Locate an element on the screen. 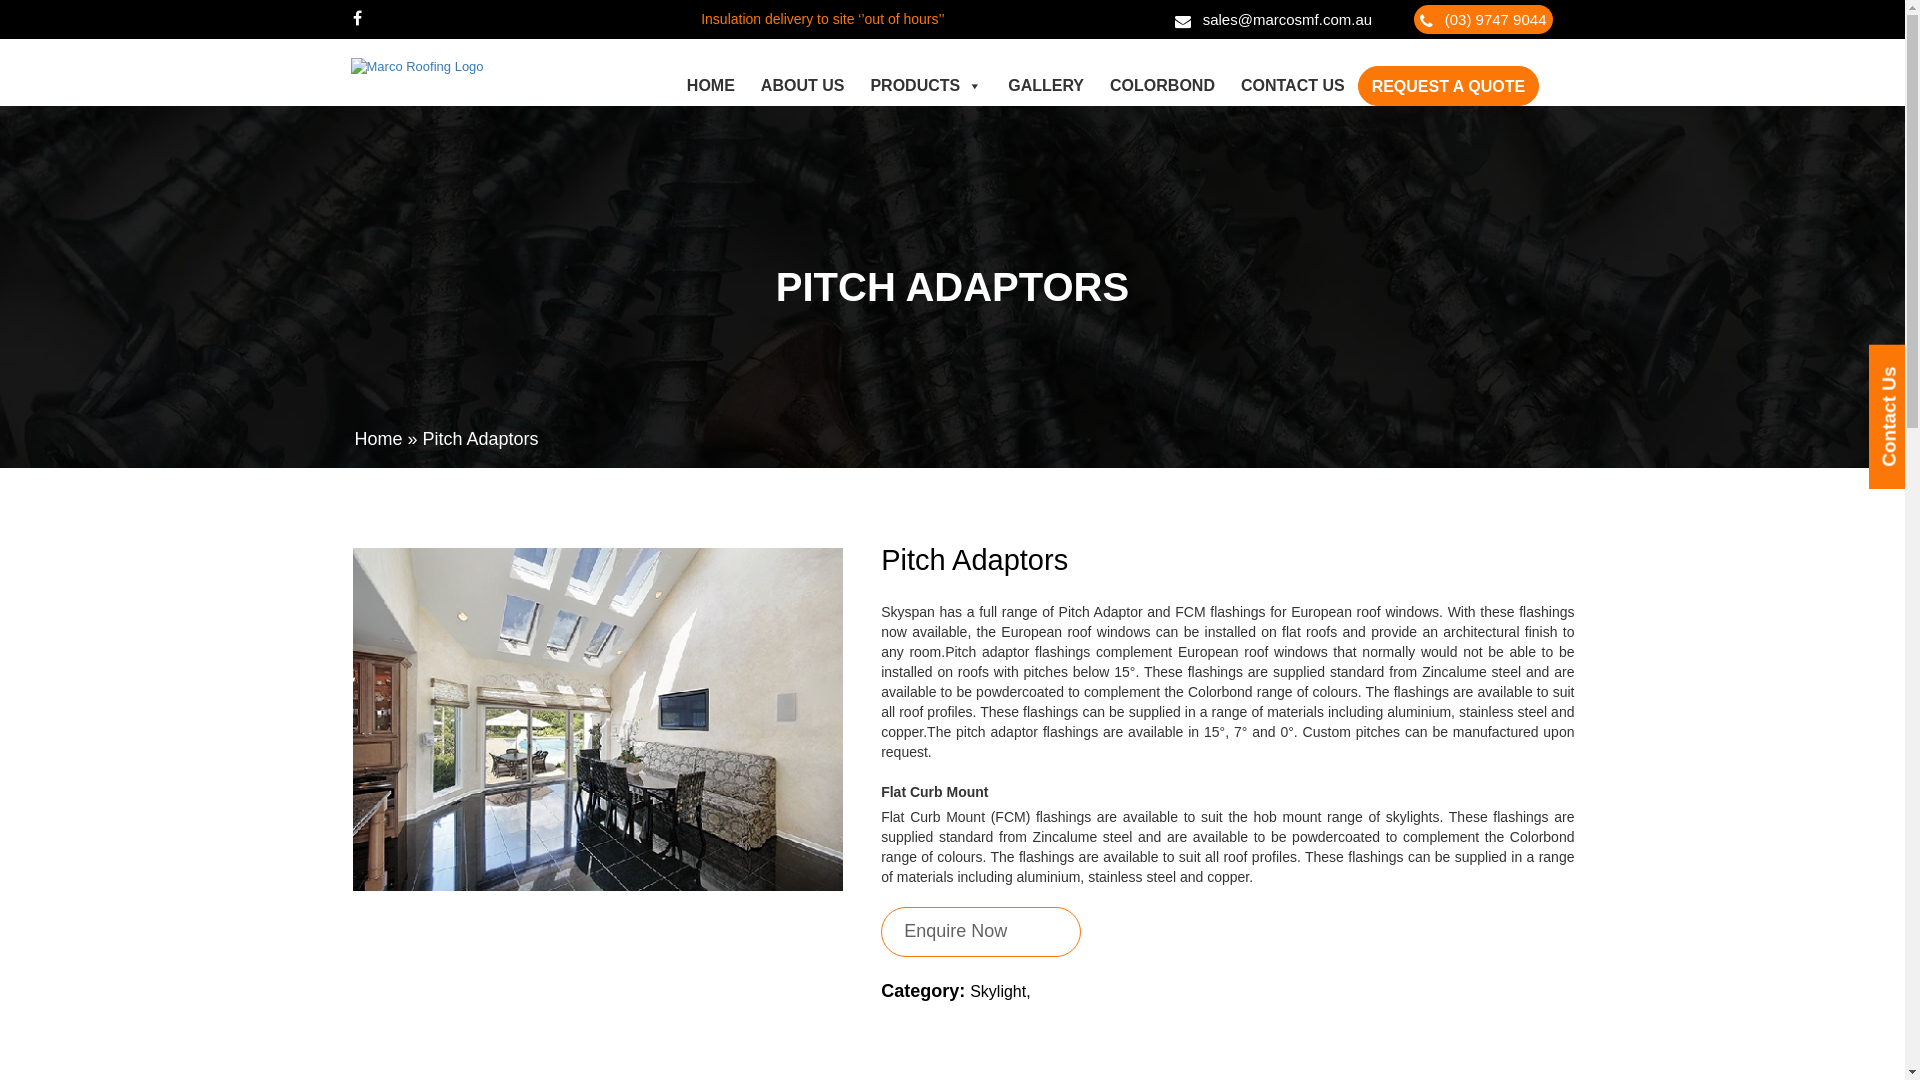 This screenshot has width=1920, height=1080. 'sales@marcosmf.com.au' is located at coordinates (1272, 19).